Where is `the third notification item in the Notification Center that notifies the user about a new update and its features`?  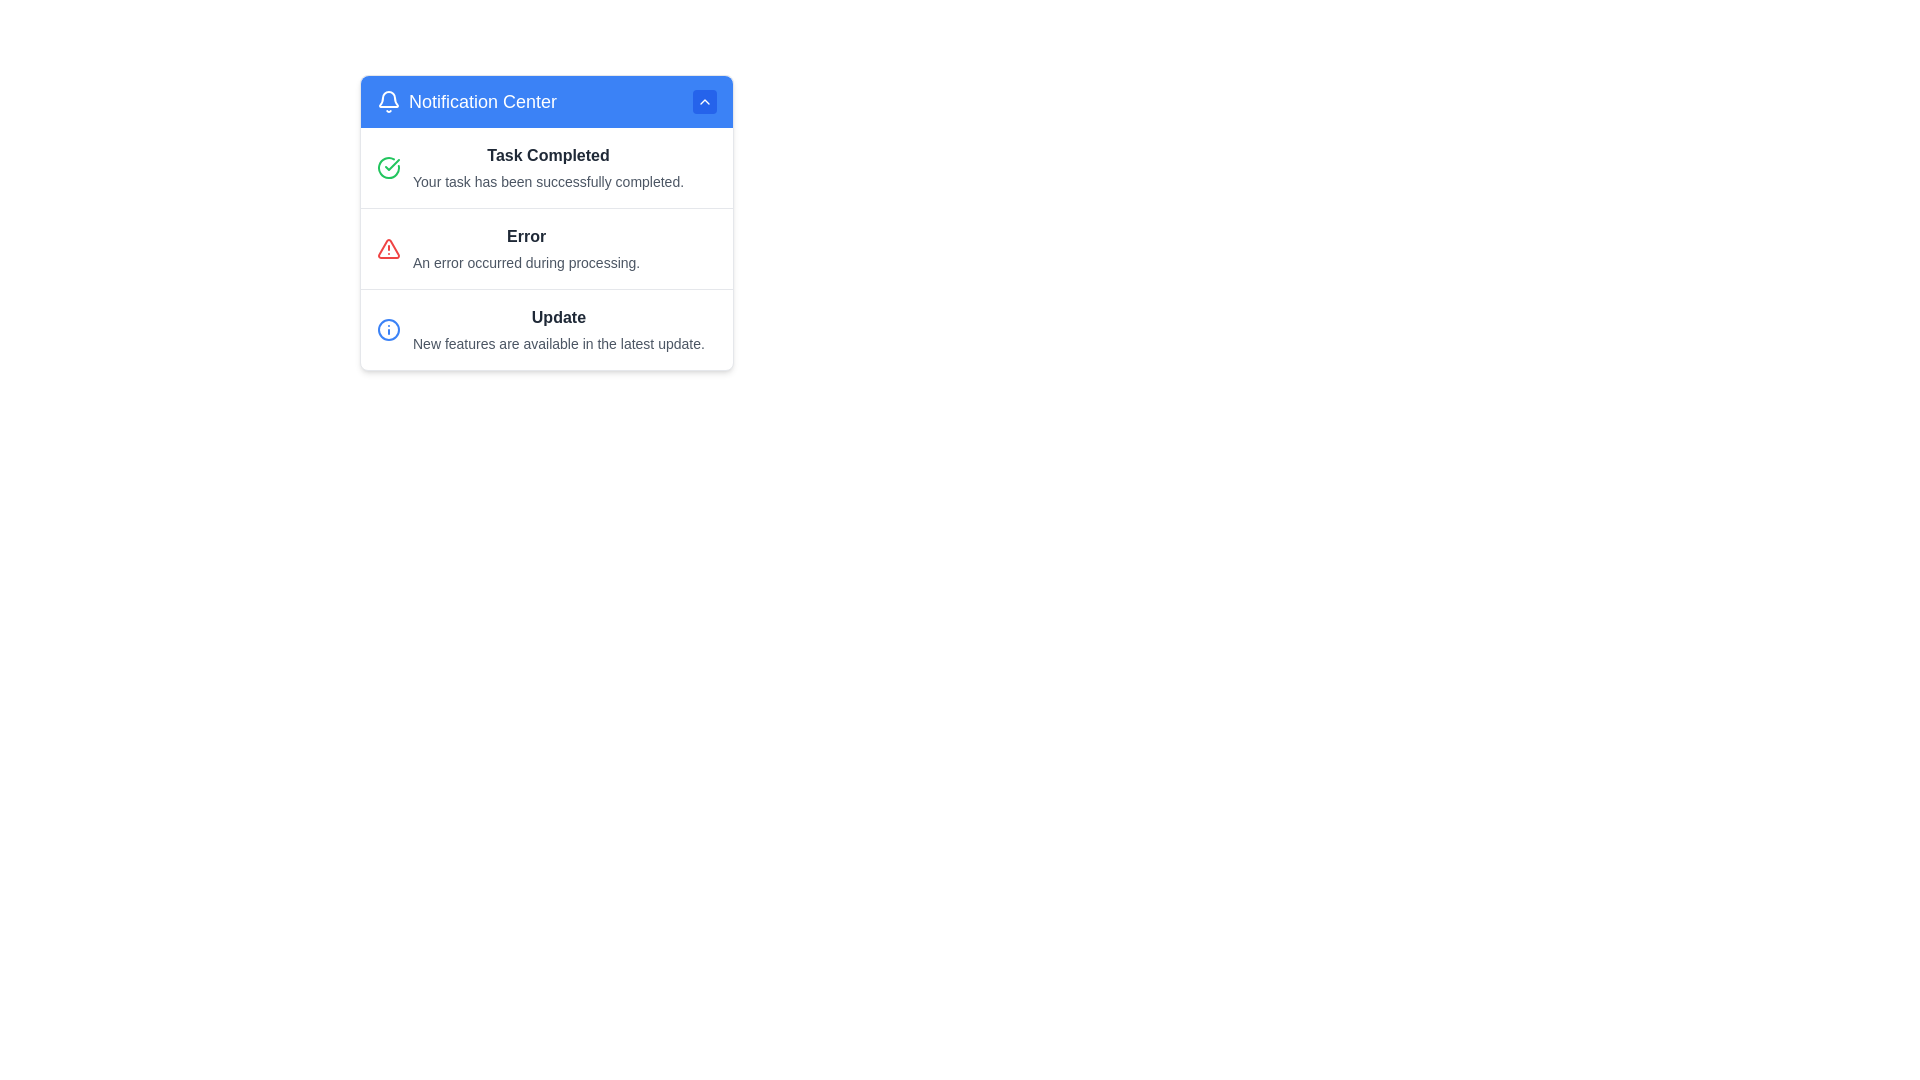
the third notification item in the Notification Center that notifies the user about a new update and its features is located at coordinates (547, 328).